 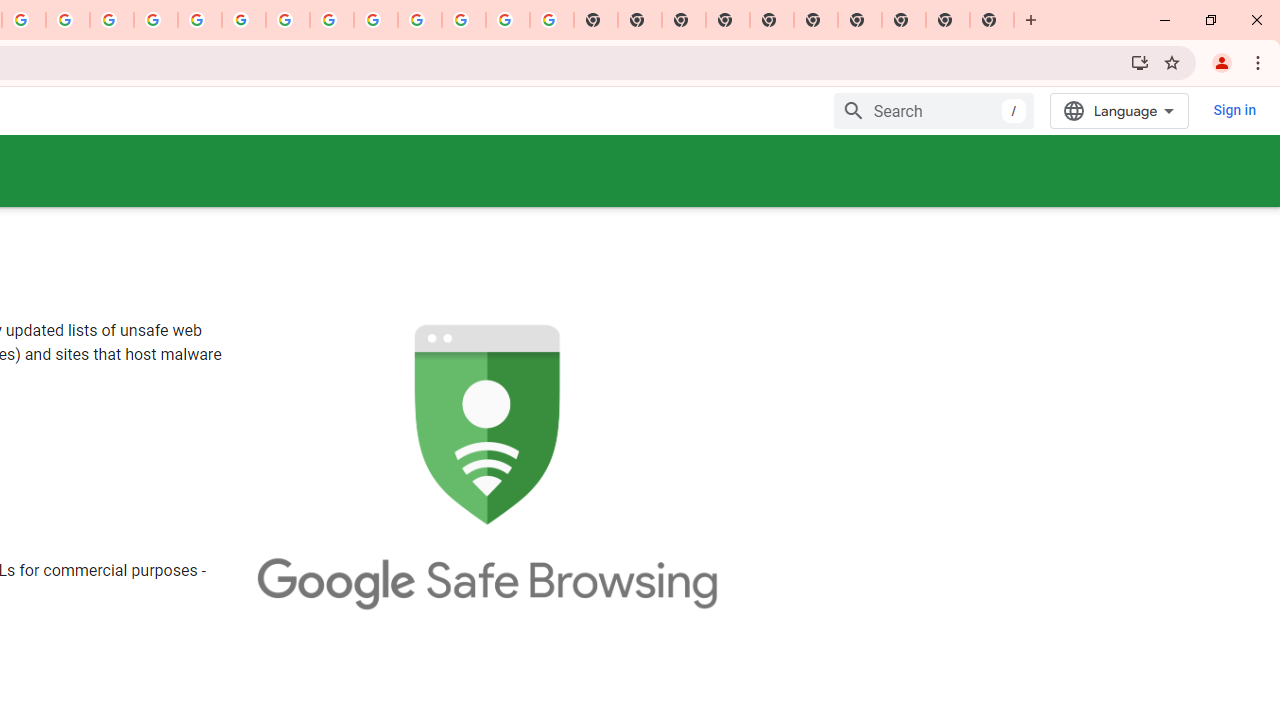 What do you see at coordinates (111, 20) in the screenshot?
I see `'Privacy Help Center - Policies Help'` at bounding box center [111, 20].